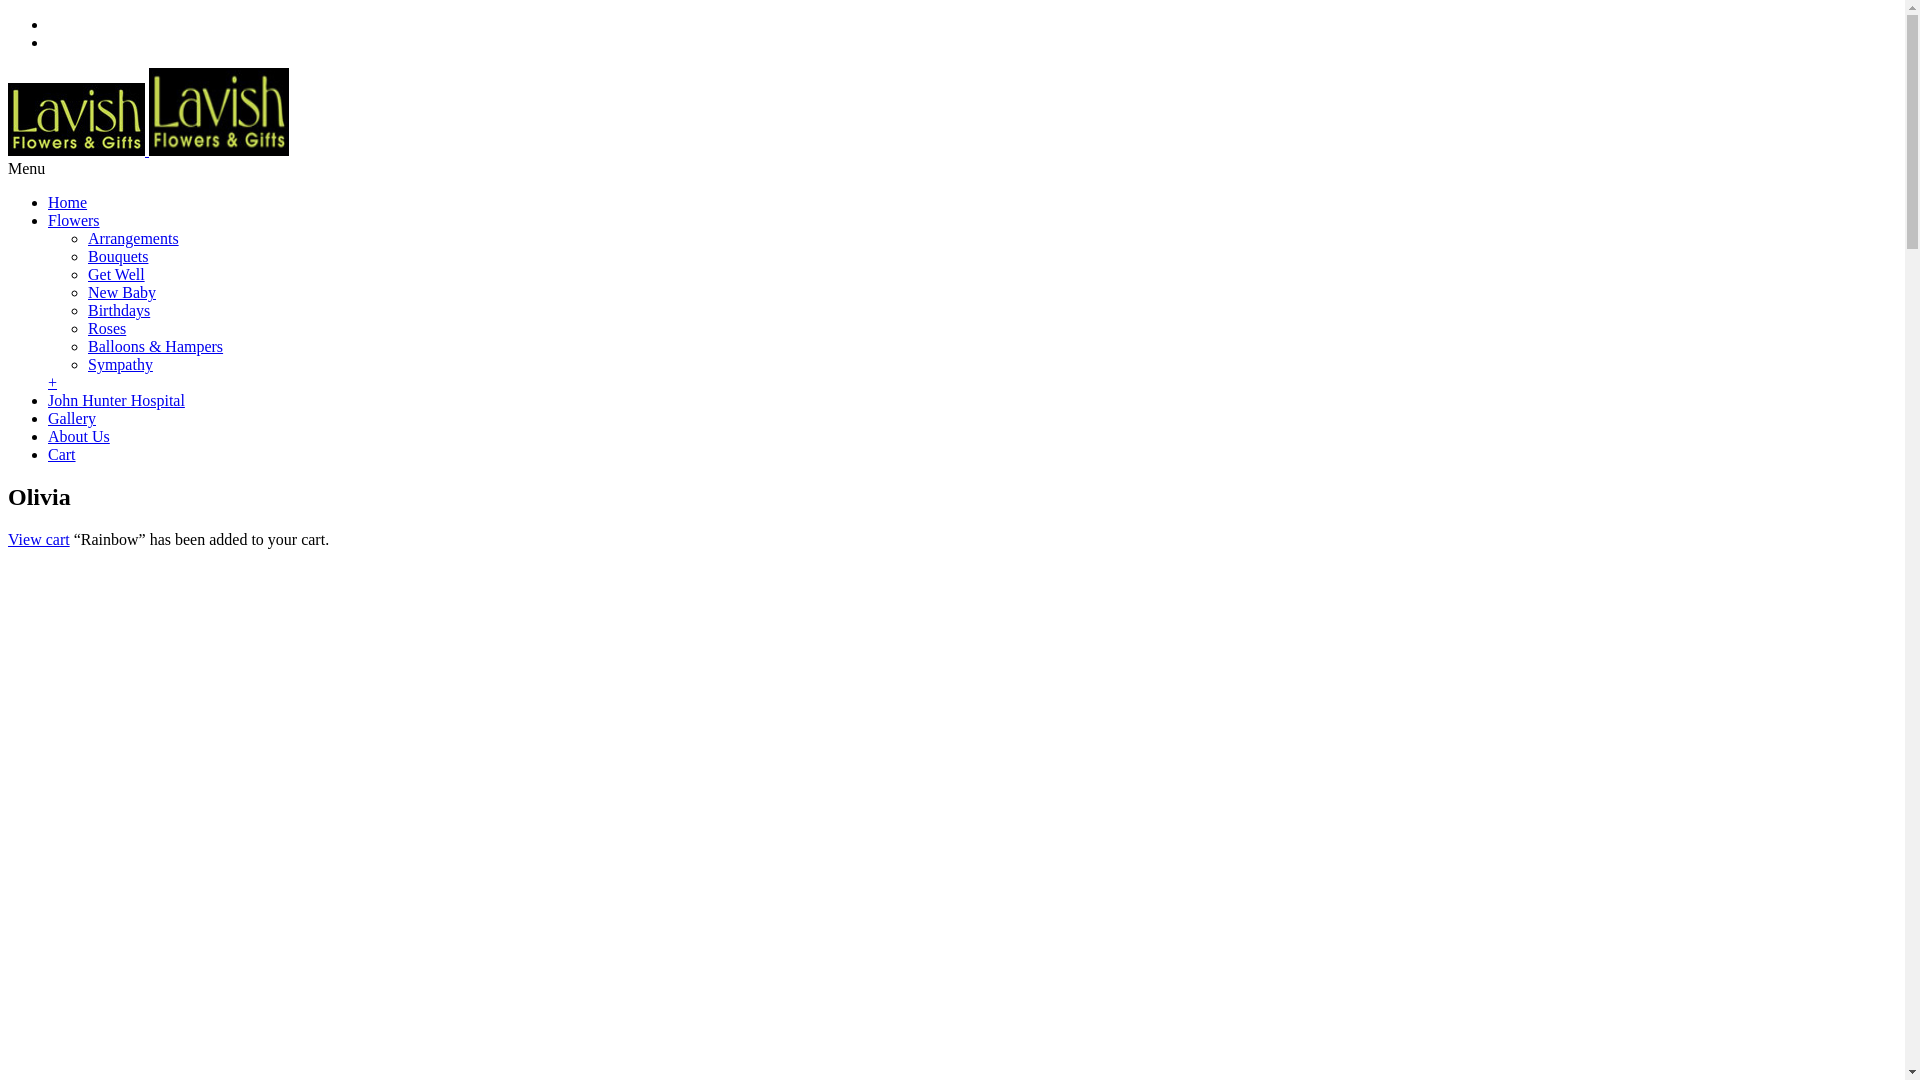  I want to click on 'Sympathy', so click(119, 364).